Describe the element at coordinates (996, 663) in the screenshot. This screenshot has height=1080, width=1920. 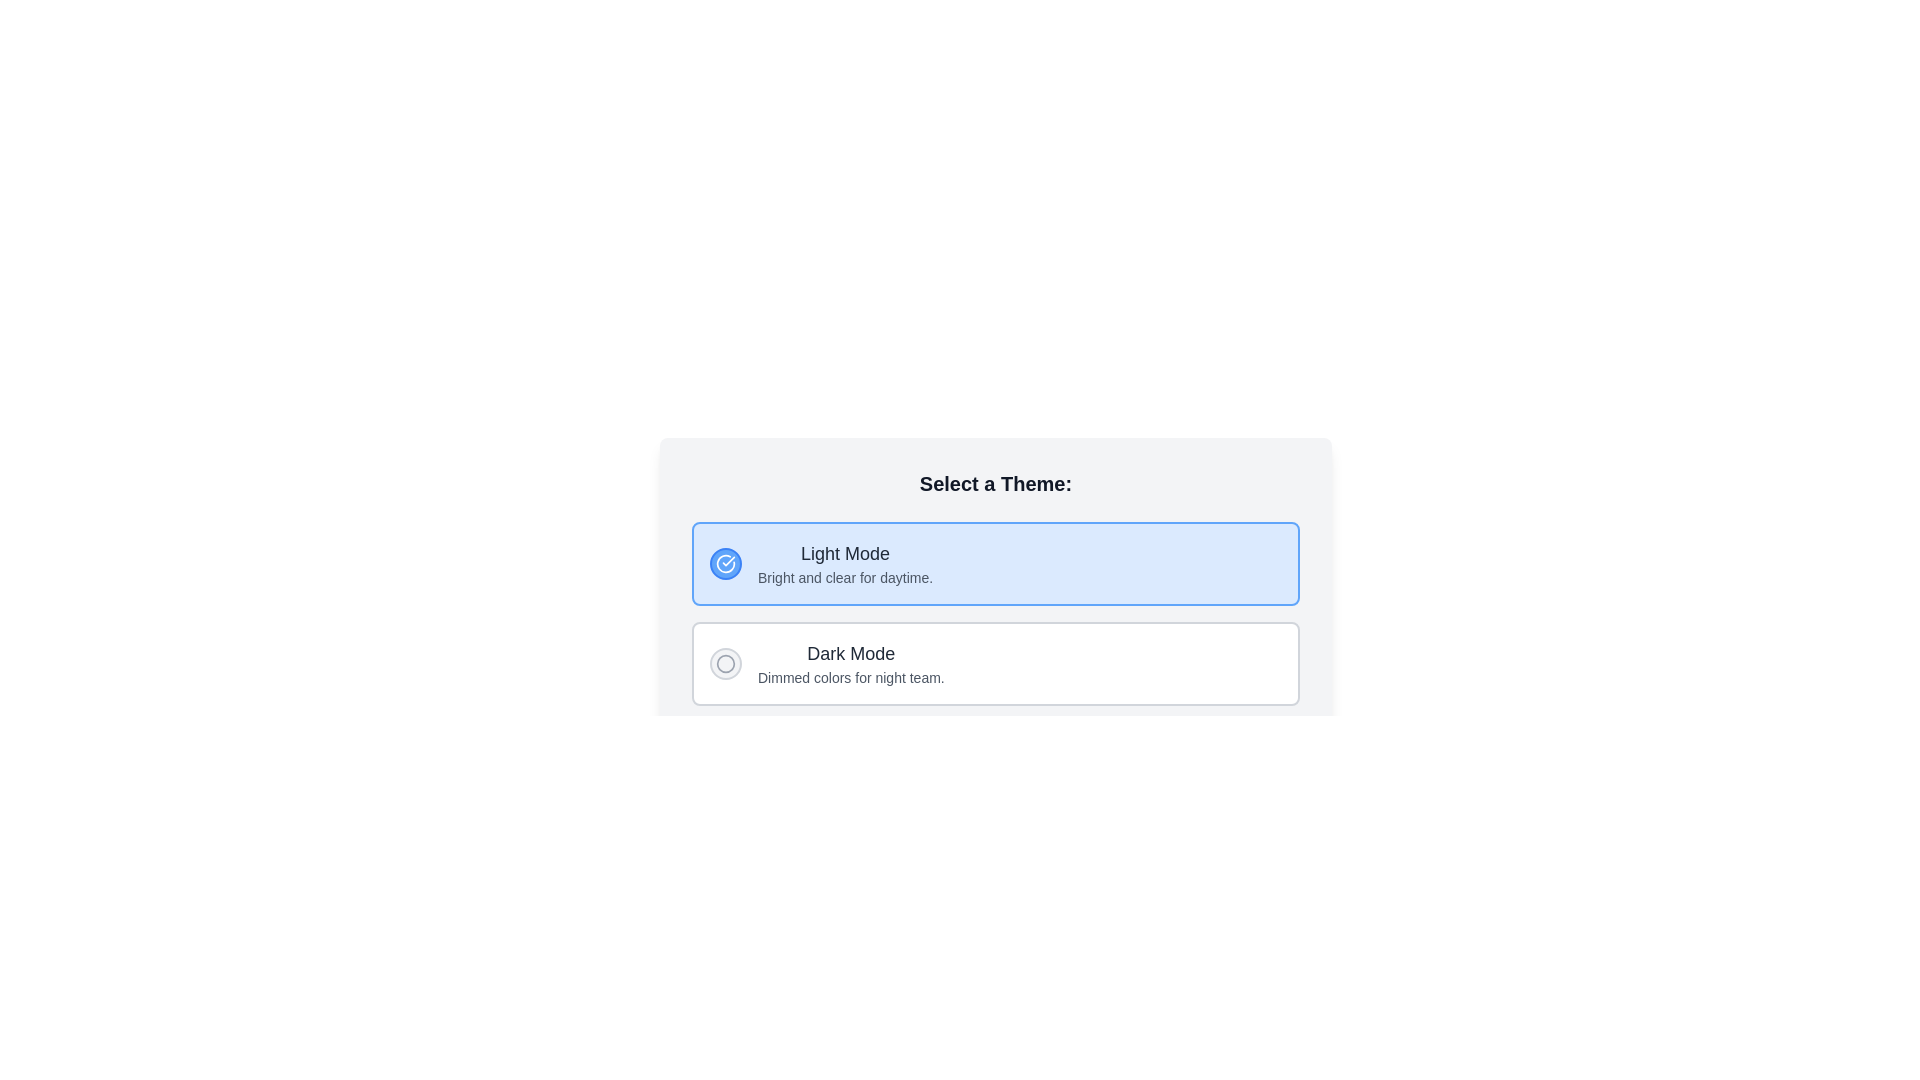
I see `to select the 'Dark Mode' theme from the selectable option card, which is the second option in the vertical selection panel under the title 'Select a Theme:'` at that location.